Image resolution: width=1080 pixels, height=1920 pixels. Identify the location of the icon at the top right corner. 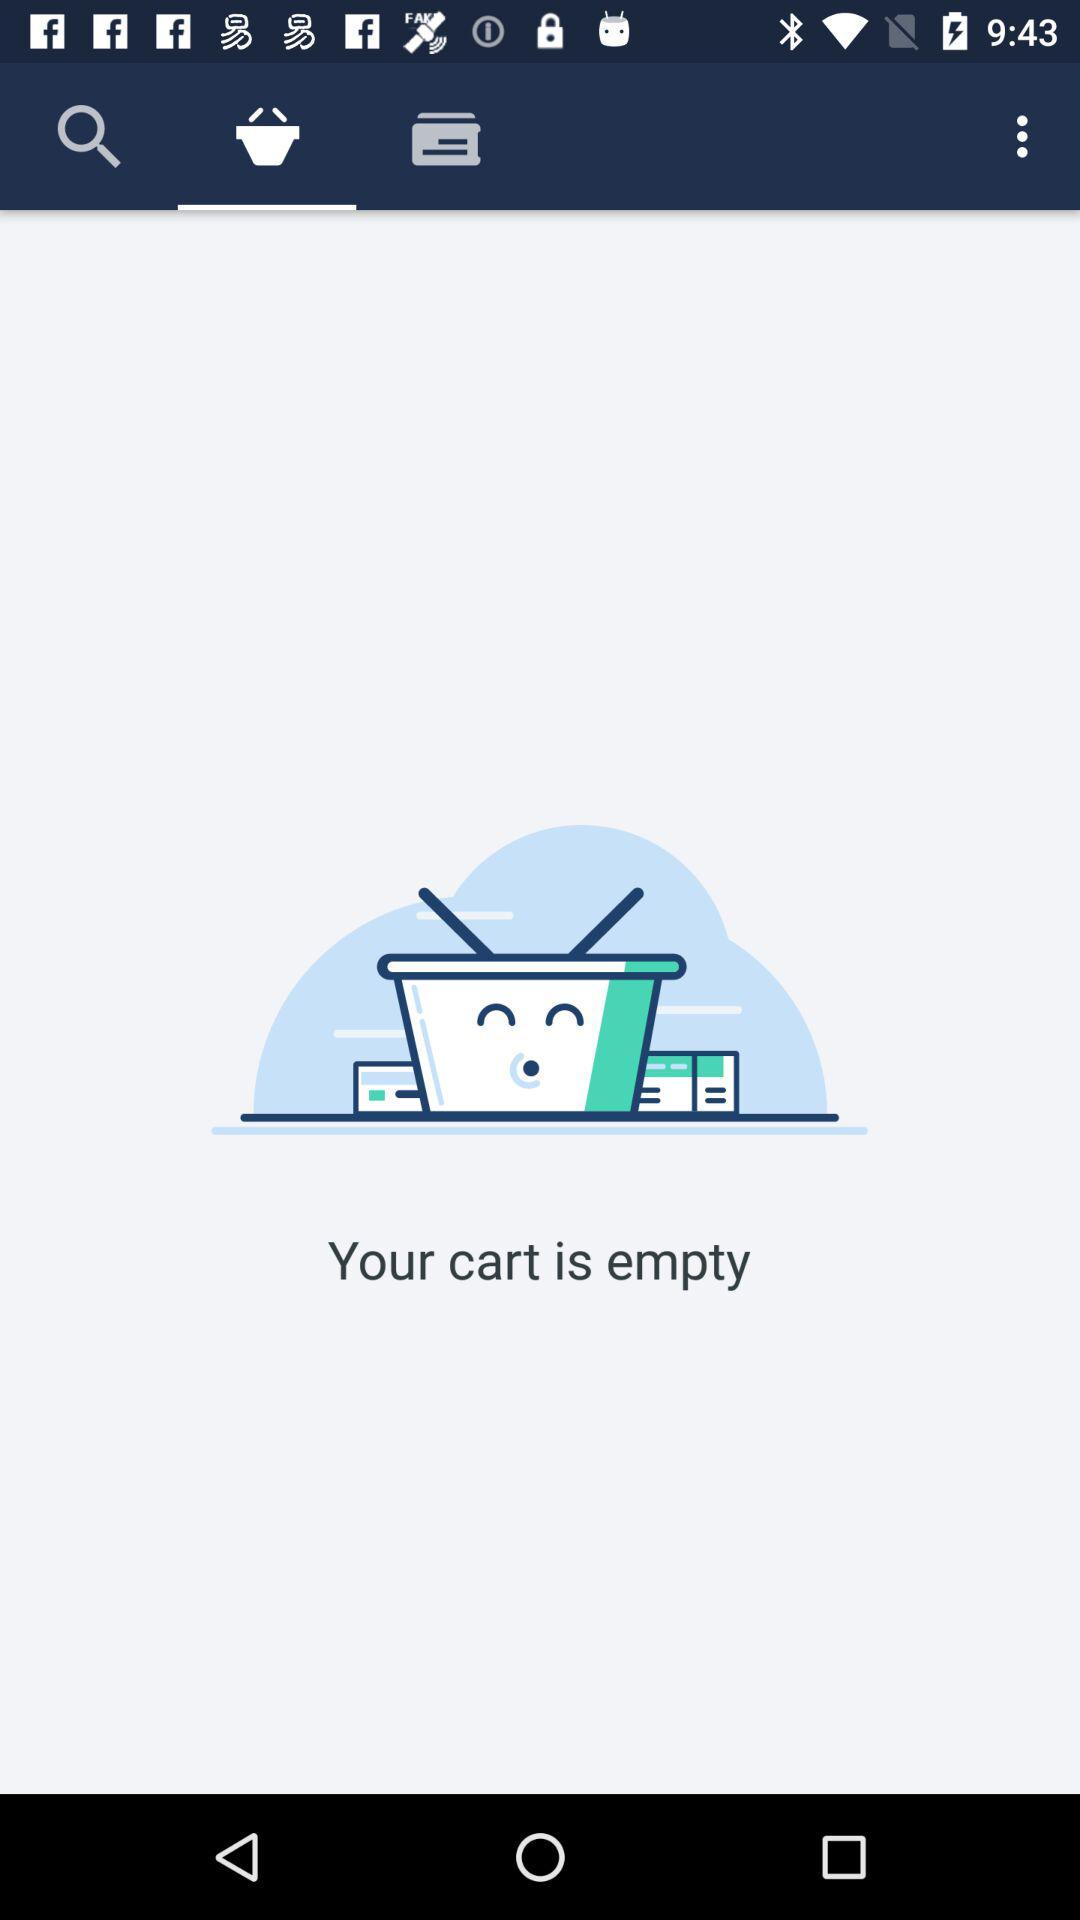
(1027, 135).